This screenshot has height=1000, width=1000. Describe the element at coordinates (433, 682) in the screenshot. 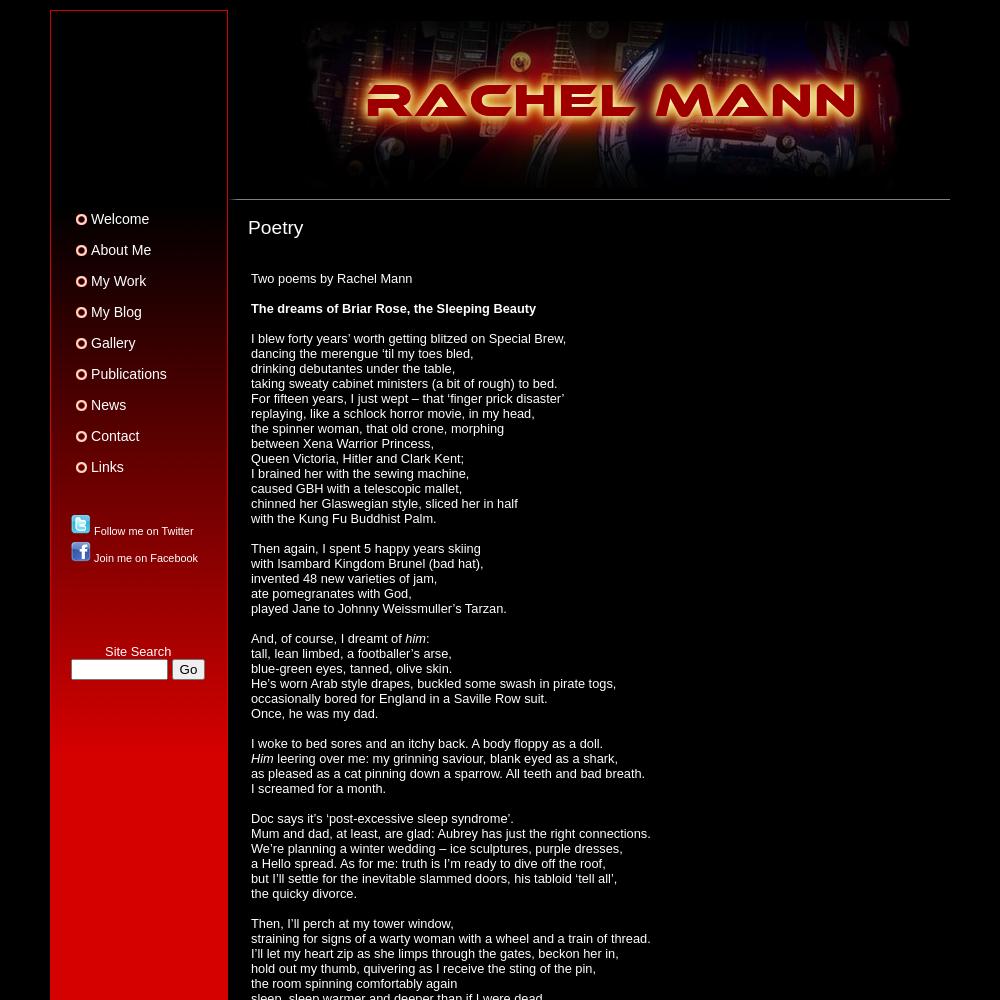

I see `'He’s worn Arab style drapes, buckled some swash in pirate togs,'` at that location.